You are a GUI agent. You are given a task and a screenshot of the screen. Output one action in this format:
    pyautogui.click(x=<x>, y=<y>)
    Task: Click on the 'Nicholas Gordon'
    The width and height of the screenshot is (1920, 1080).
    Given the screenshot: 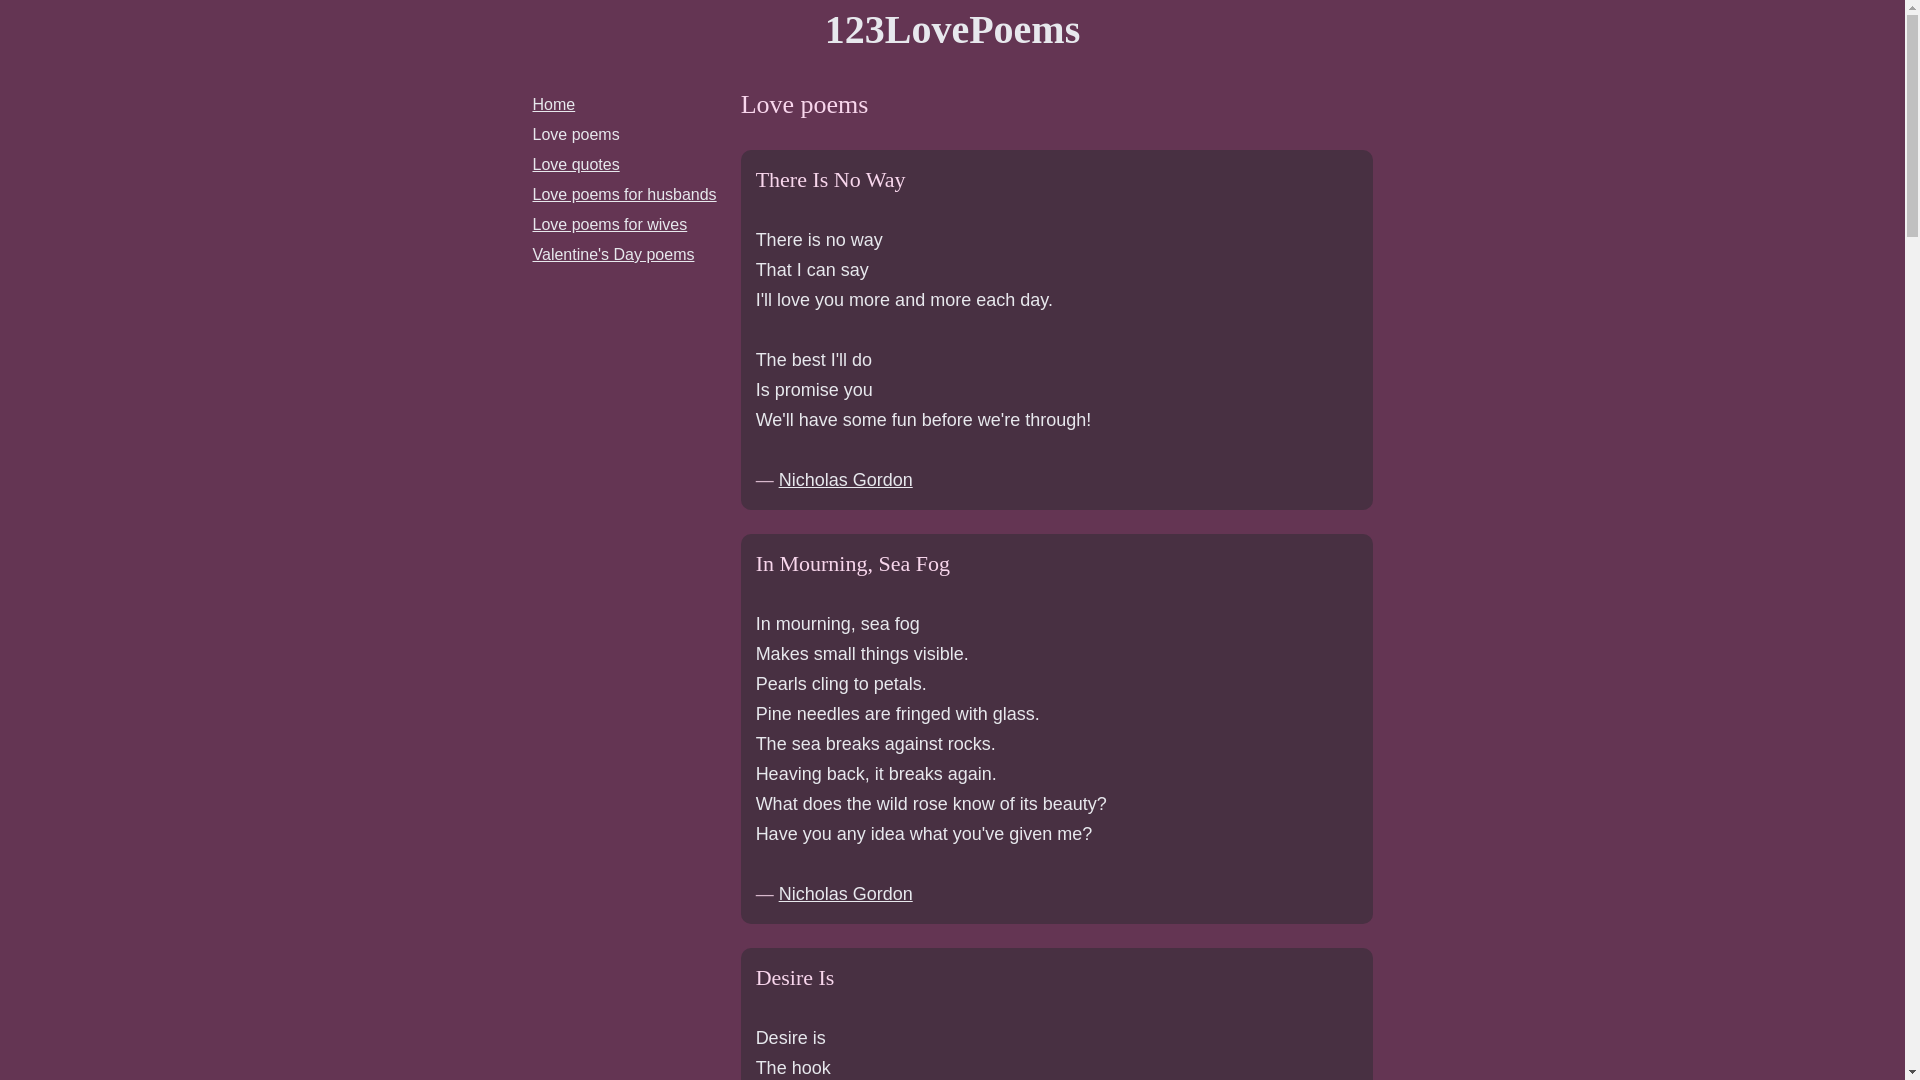 What is the action you would take?
    pyautogui.click(x=845, y=893)
    